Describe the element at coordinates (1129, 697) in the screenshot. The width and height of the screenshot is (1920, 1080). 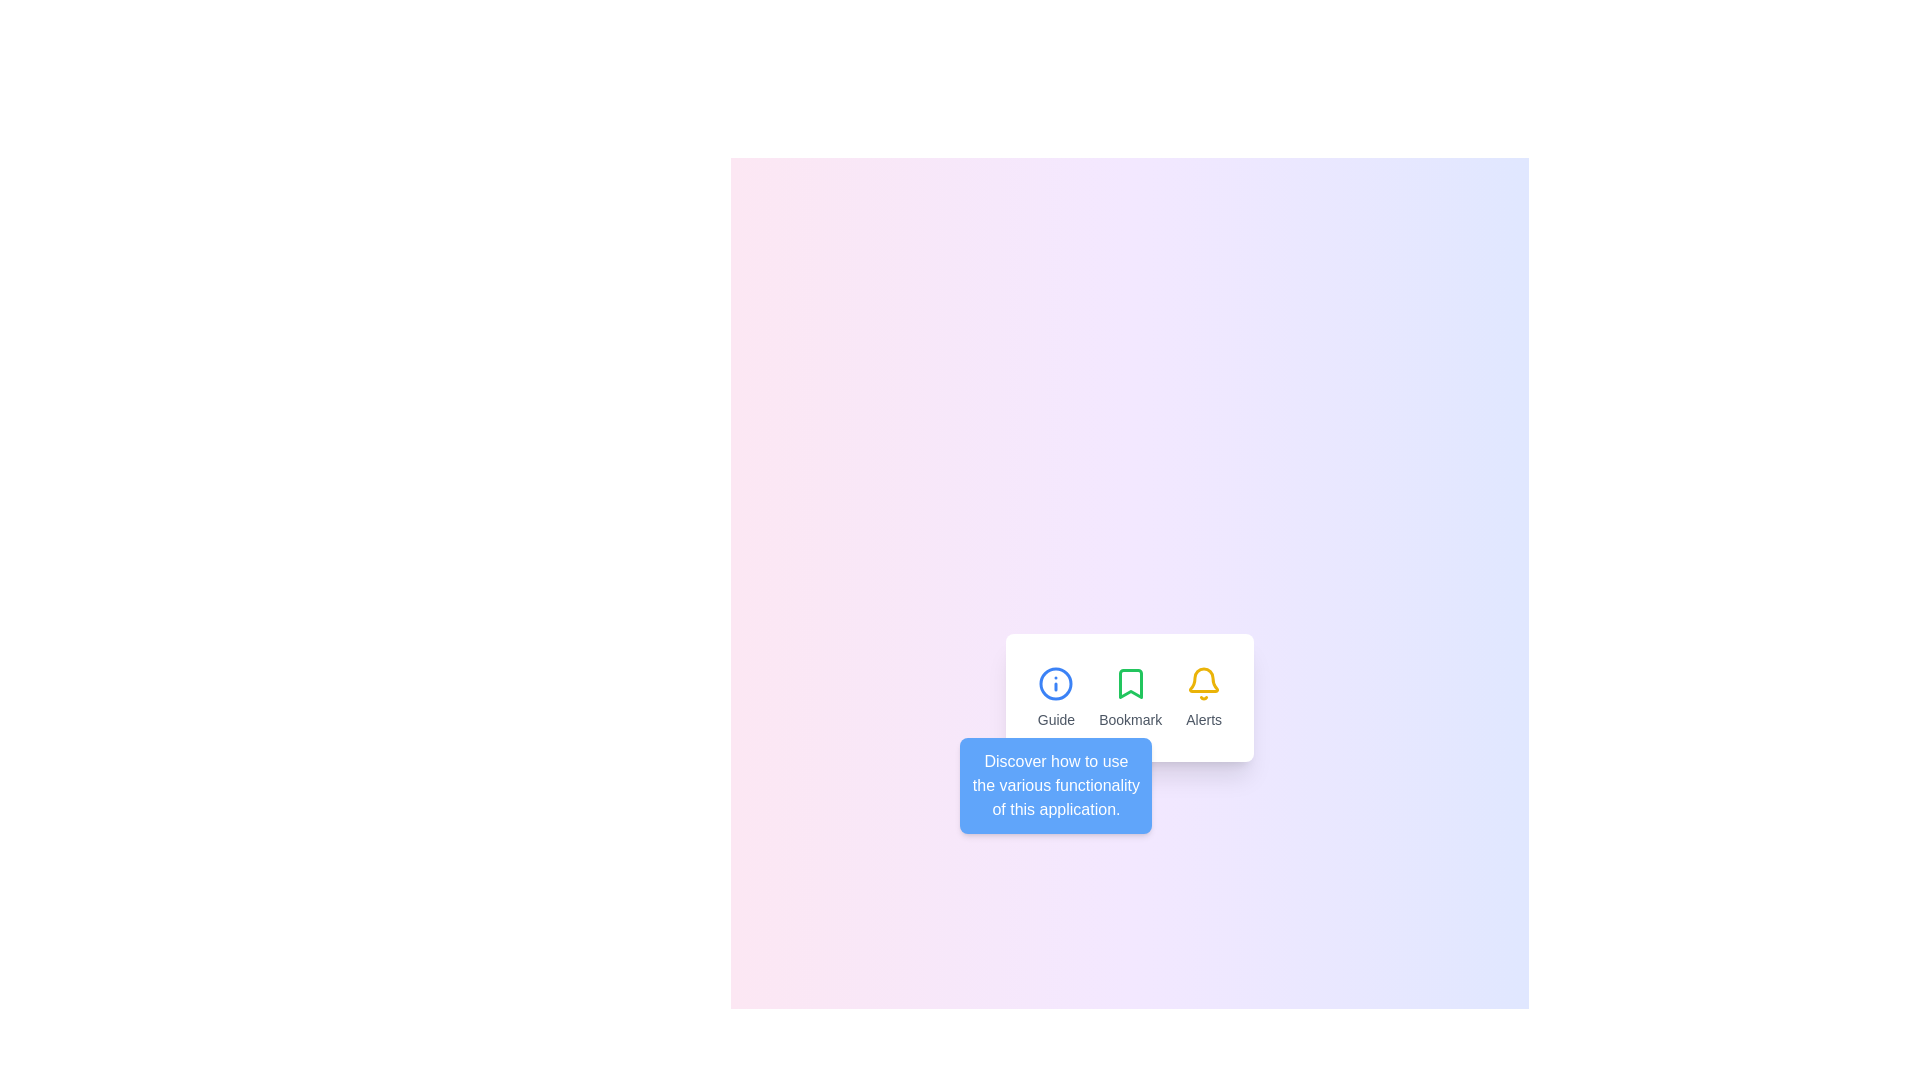
I see `the second icon with a label that represents bookmarking or saving items, centrally positioned within a light-themed card-like background` at that location.